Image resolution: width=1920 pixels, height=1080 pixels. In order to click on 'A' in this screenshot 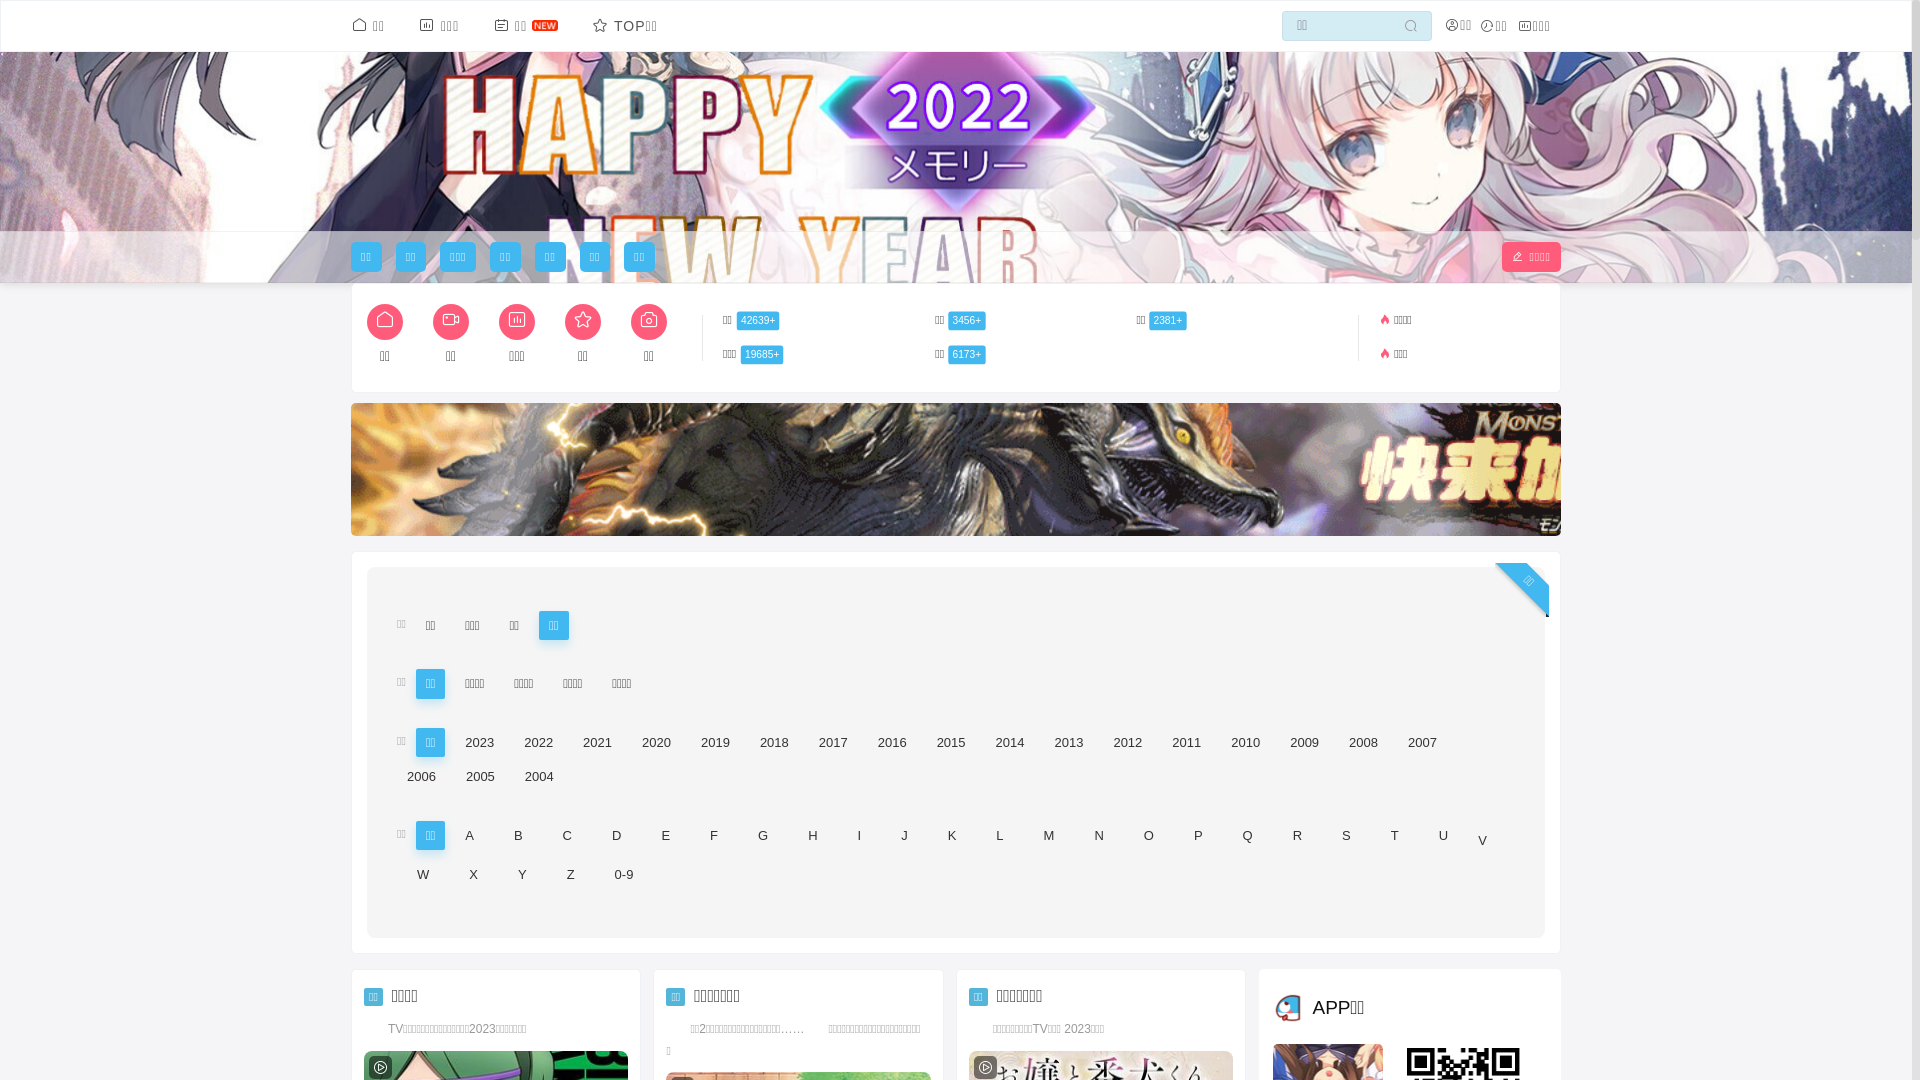, I will do `click(454, 835)`.